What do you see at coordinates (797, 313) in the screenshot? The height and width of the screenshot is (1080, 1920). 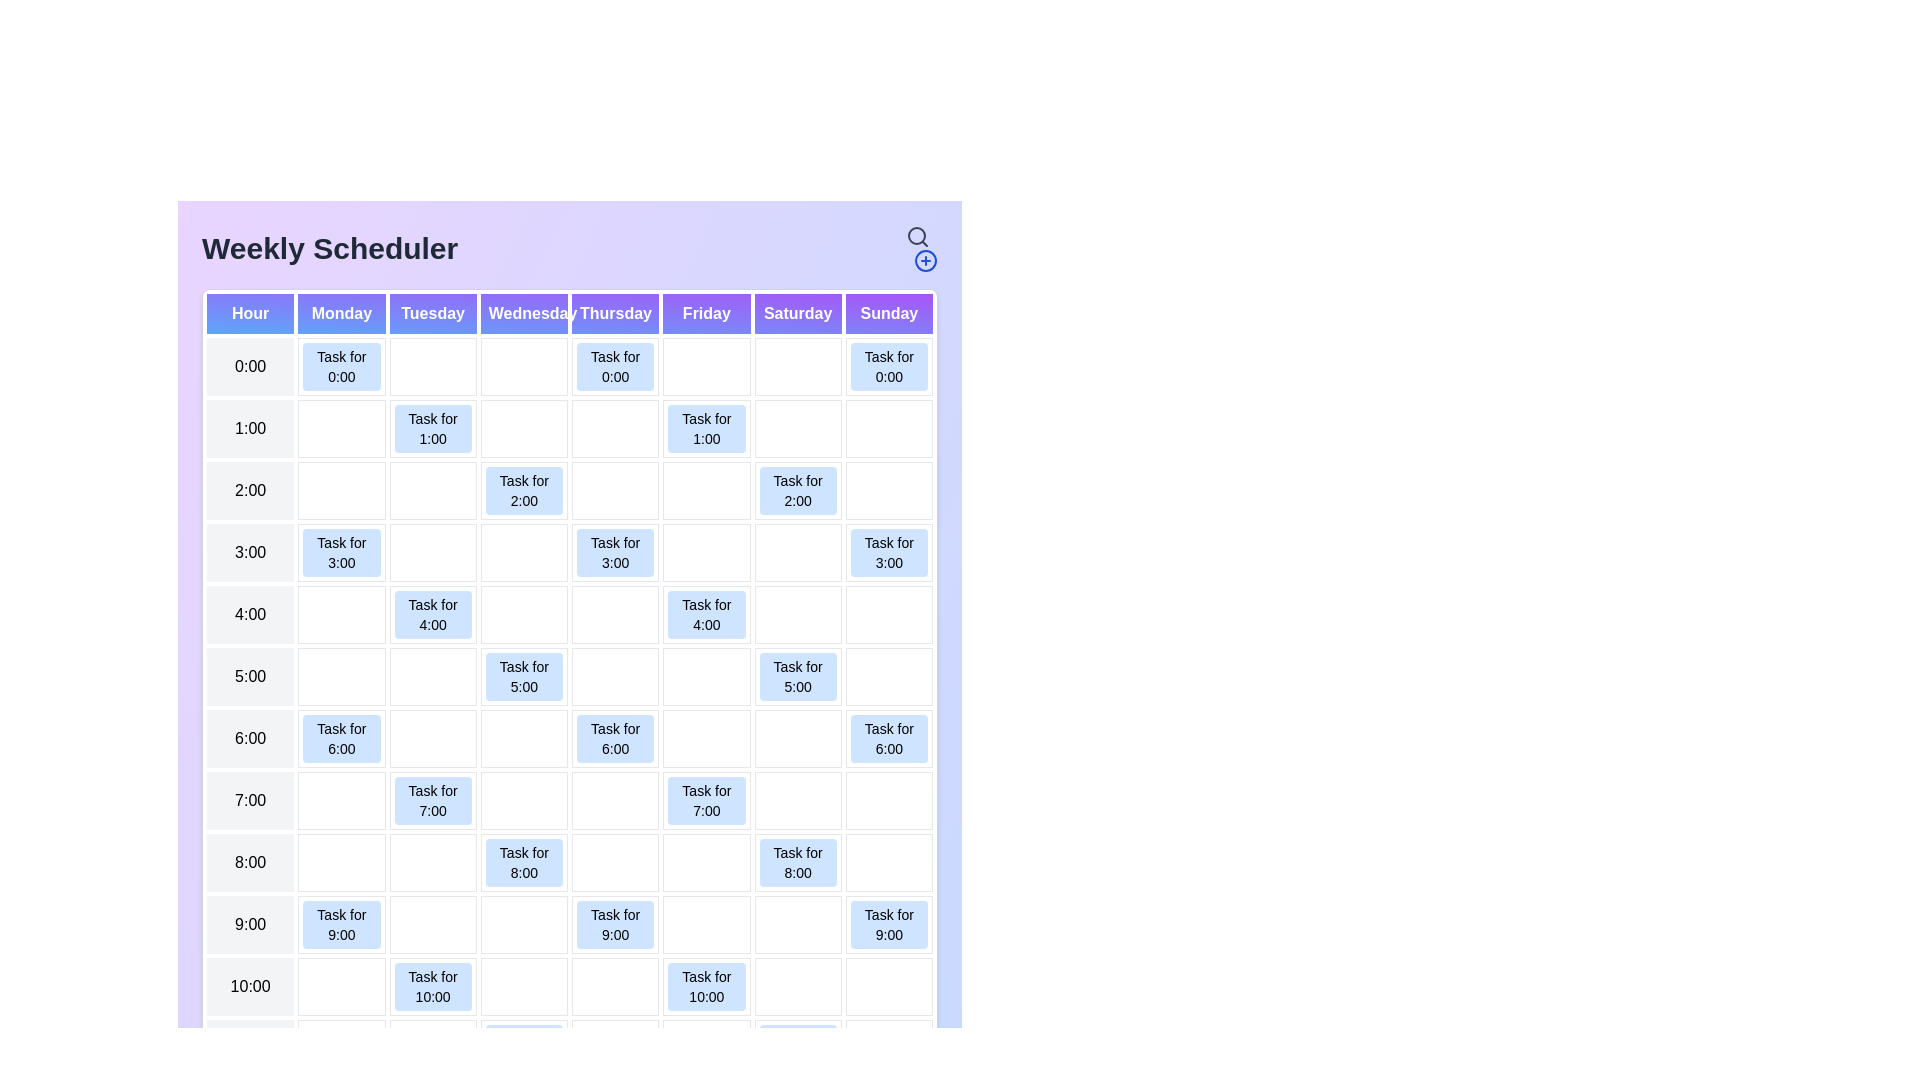 I see `the header for Saturday to highlight or filter tasks for that day` at bounding box center [797, 313].